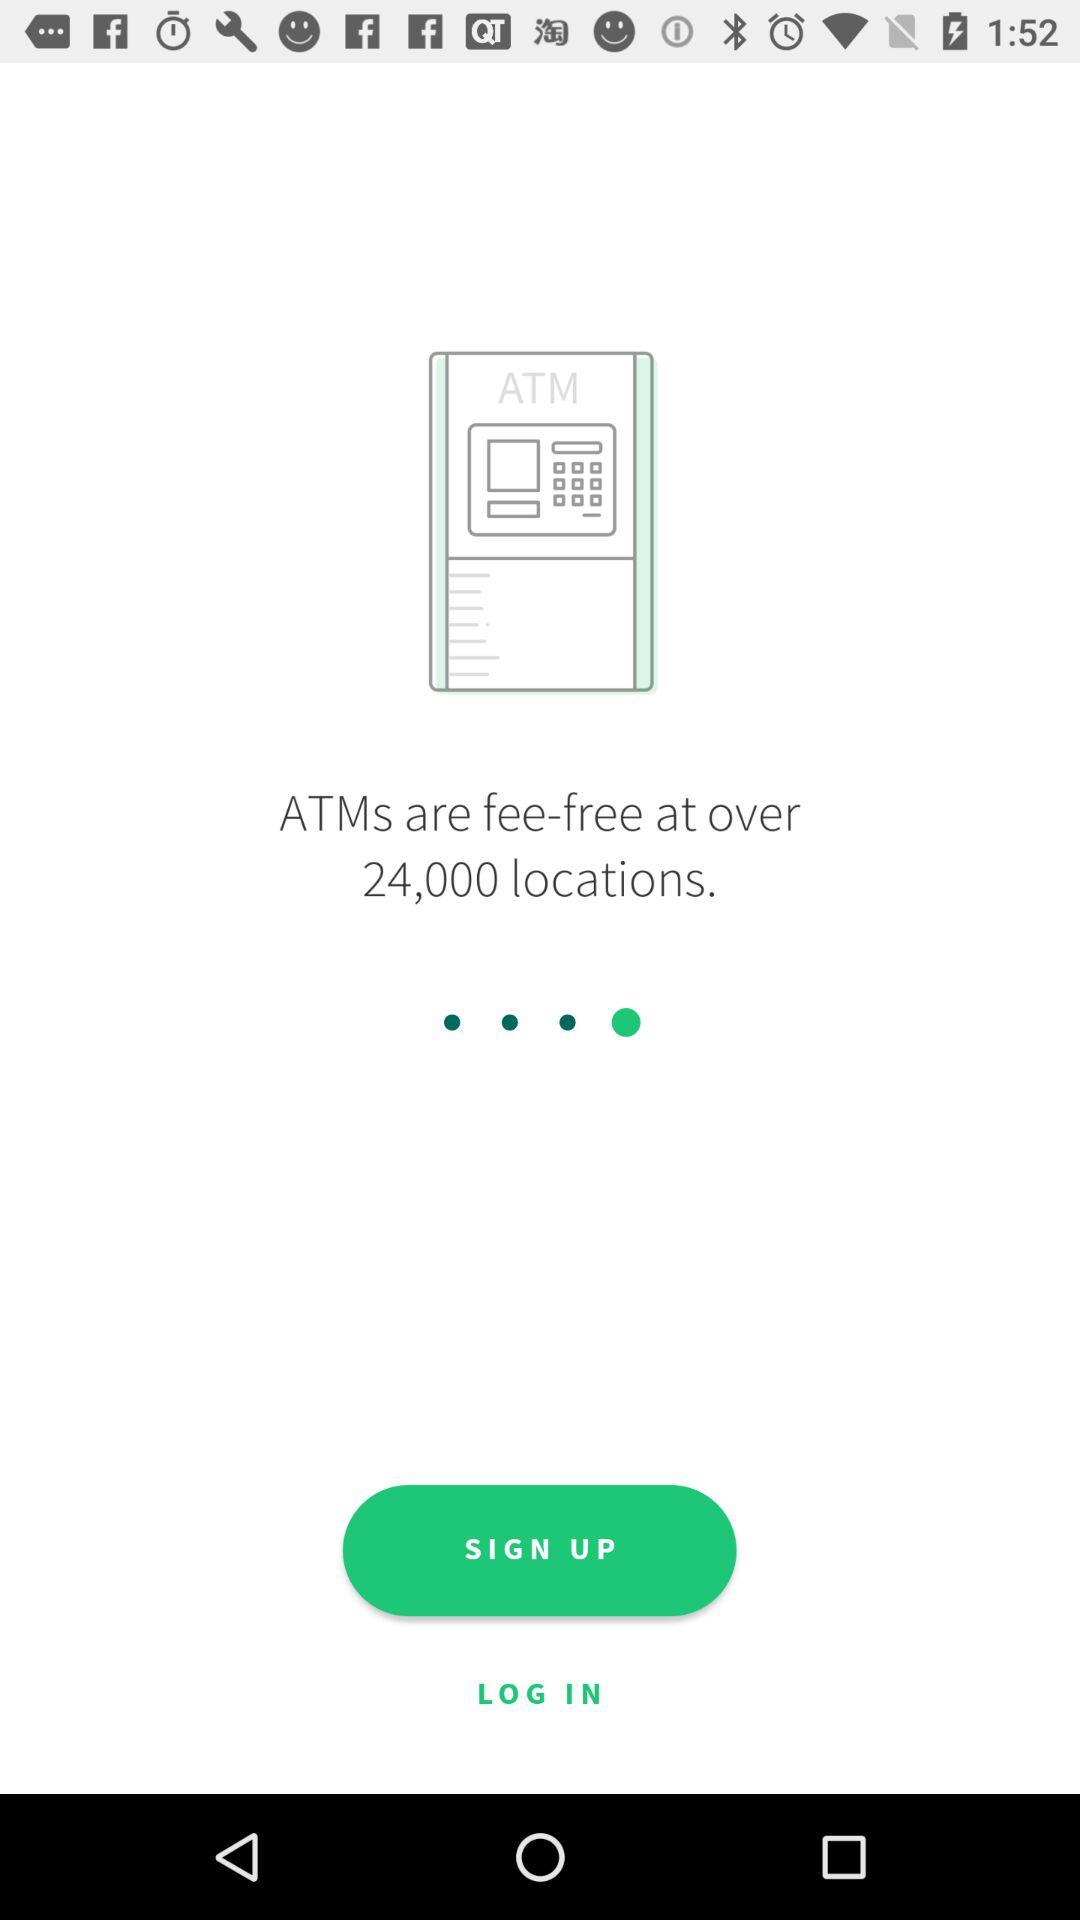 The image size is (1080, 1920). I want to click on log in icon, so click(538, 1694).